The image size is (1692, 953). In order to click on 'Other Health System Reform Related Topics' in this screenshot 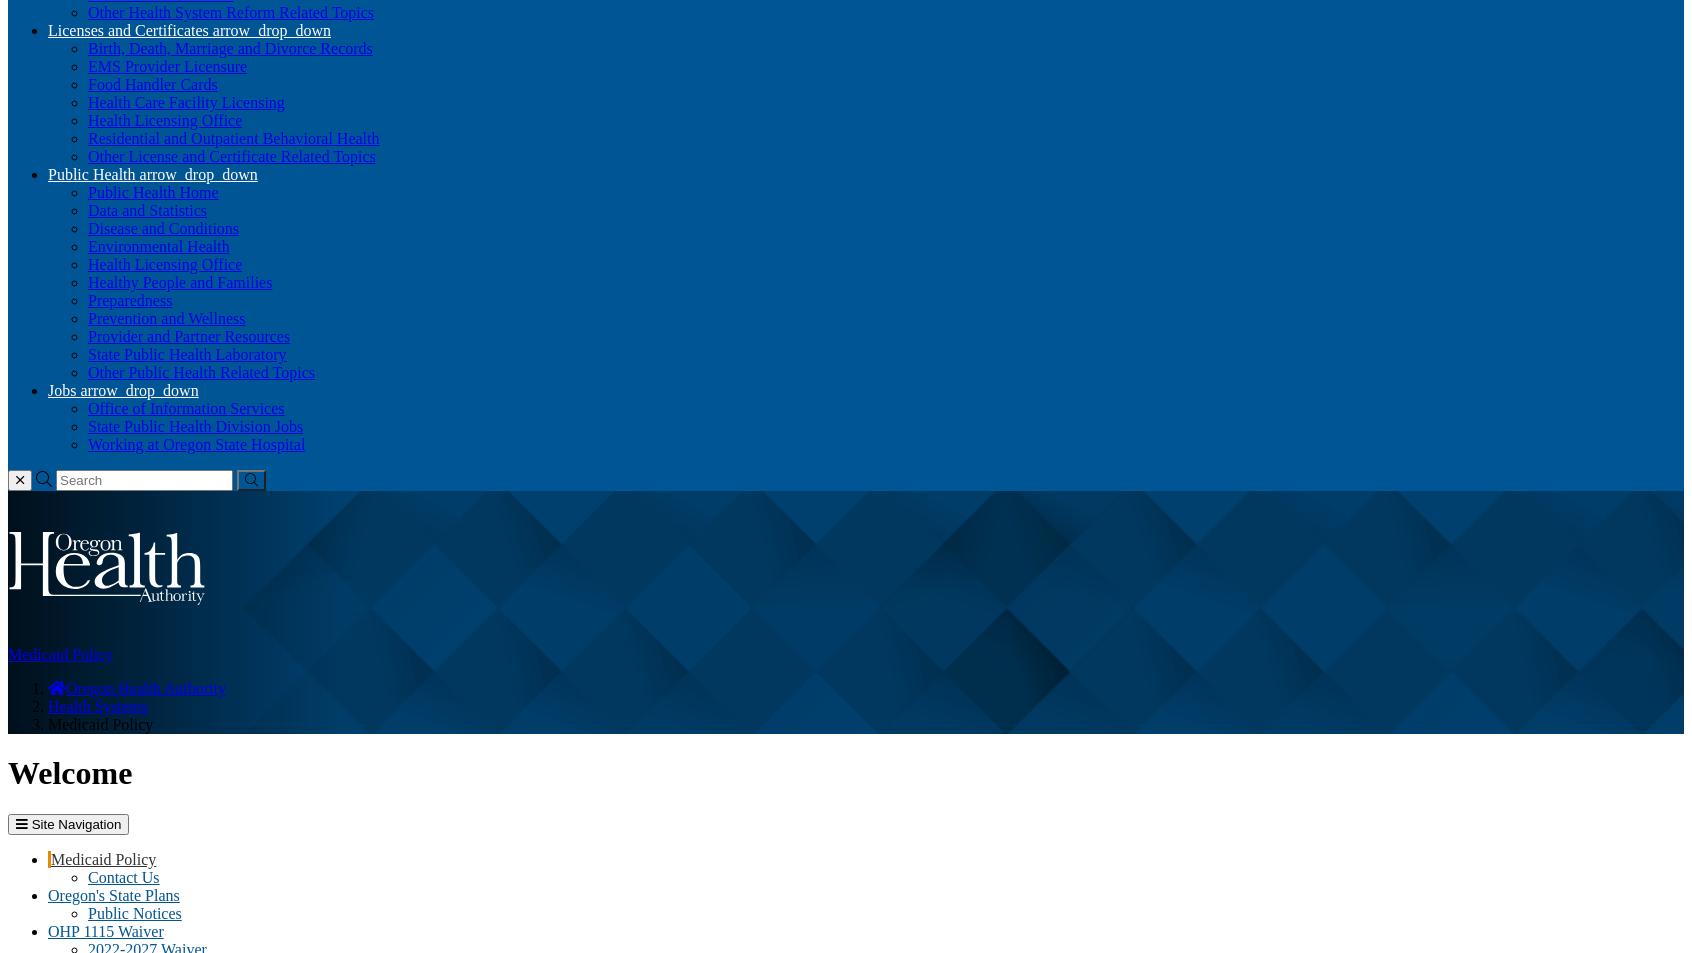, I will do `click(87, 11)`.